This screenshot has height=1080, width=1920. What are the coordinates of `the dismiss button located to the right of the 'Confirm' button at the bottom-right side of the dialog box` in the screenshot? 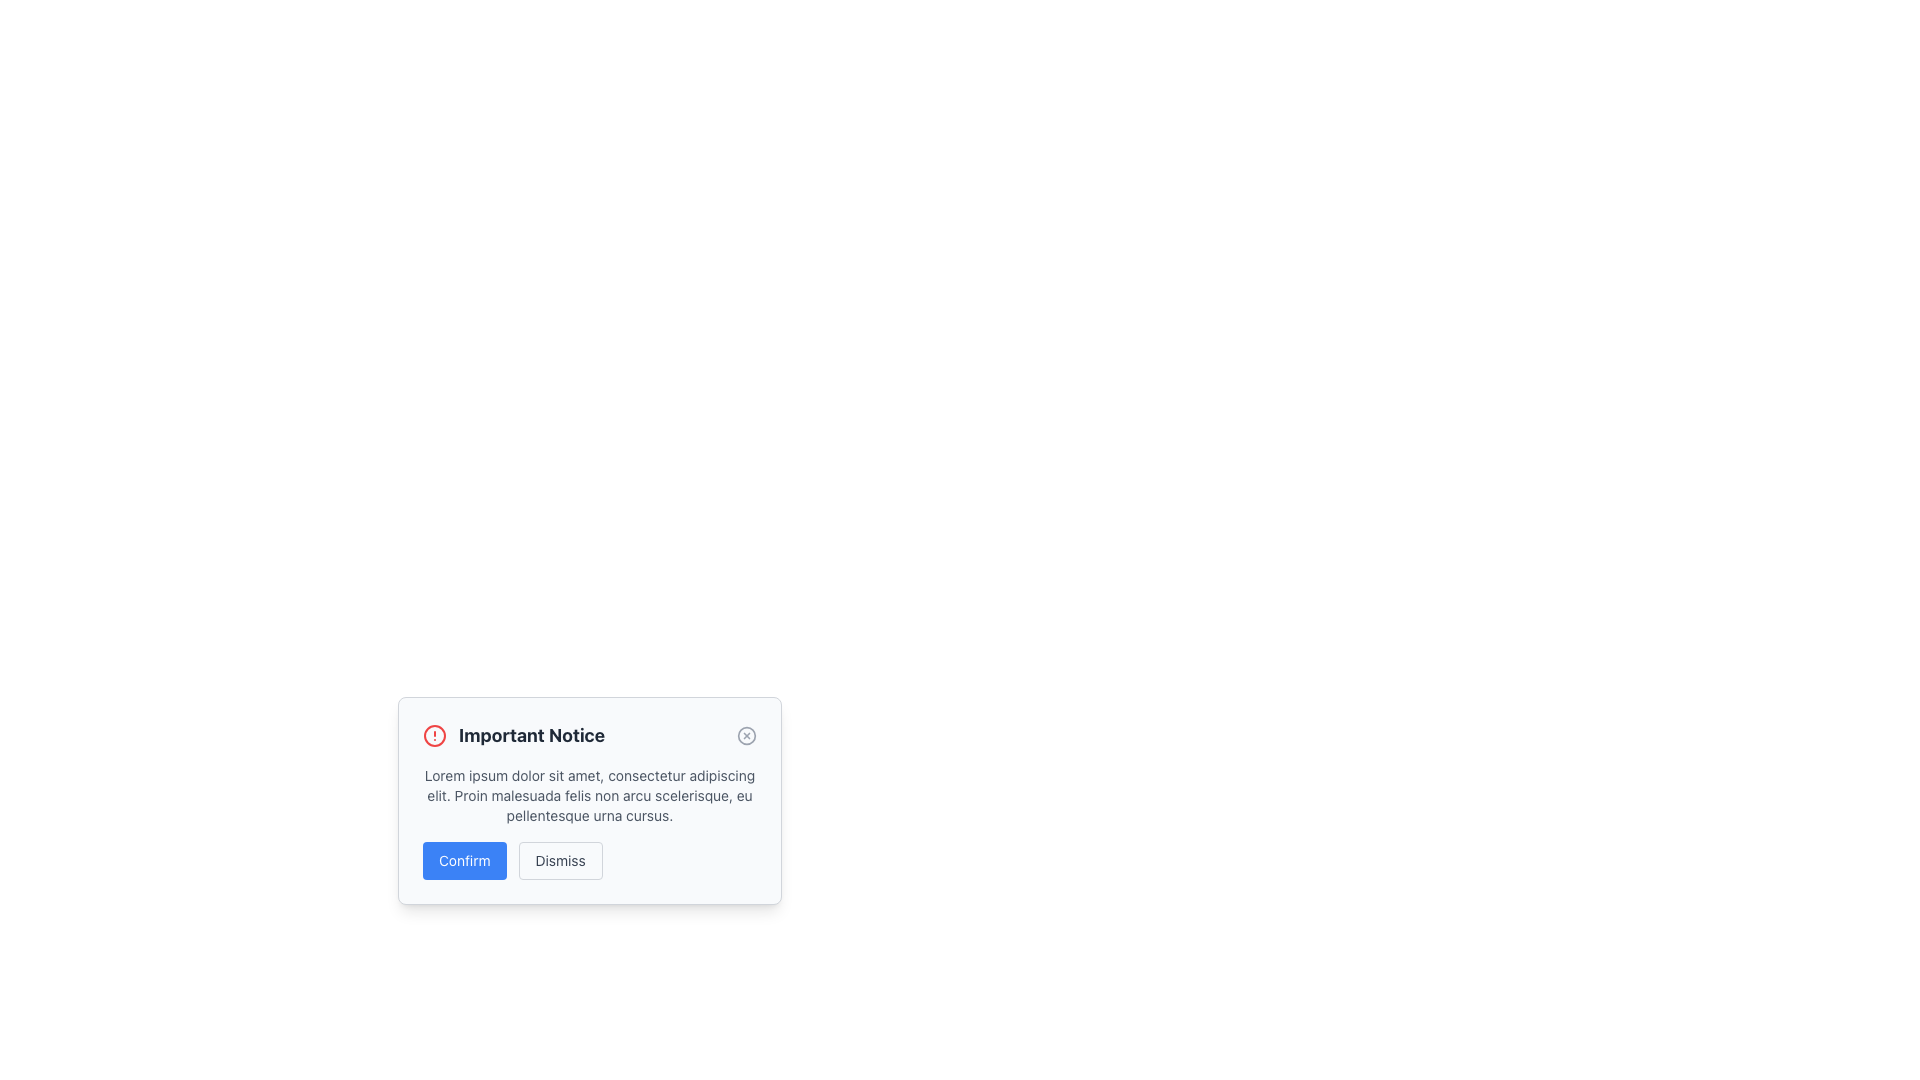 It's located at (560, 859).